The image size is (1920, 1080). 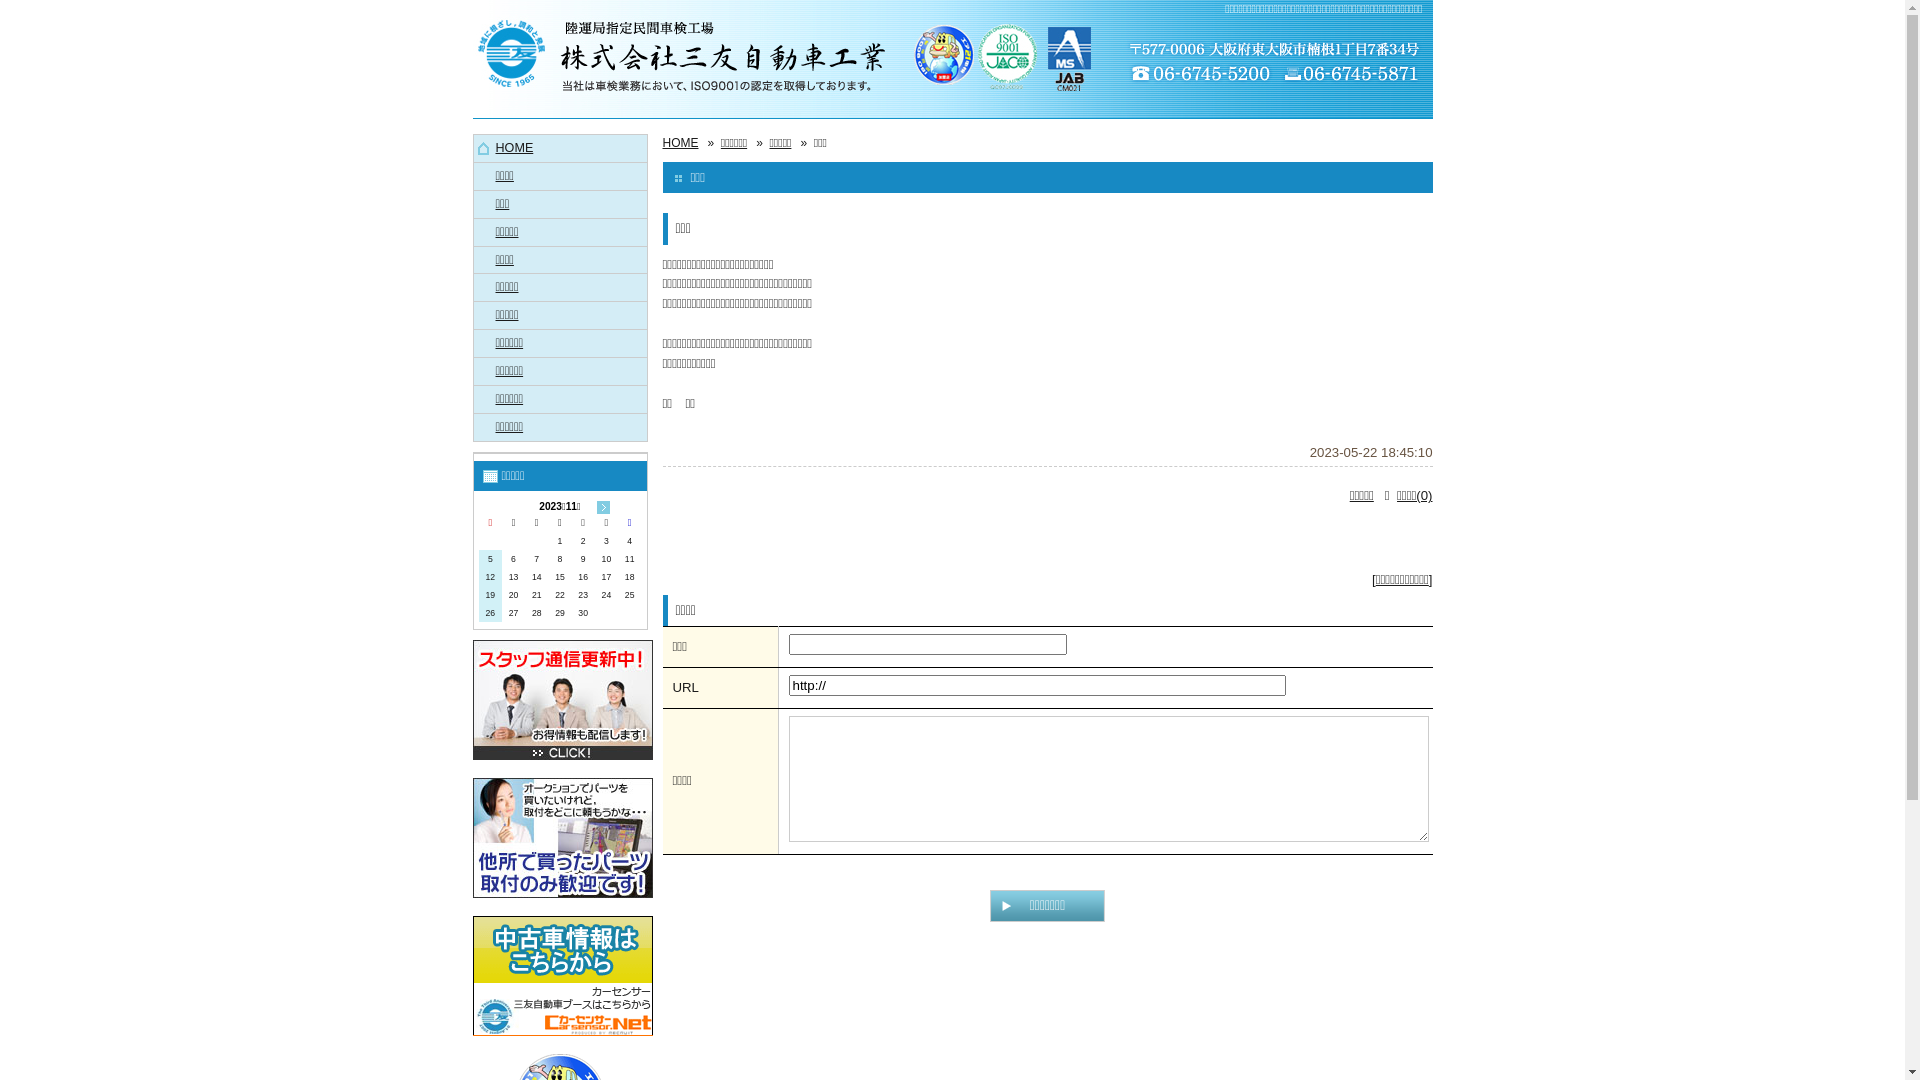 What do you see at coordinates (680, 141) in the screenshot?
I see `'HOME'` at bounding box center [680, 141].